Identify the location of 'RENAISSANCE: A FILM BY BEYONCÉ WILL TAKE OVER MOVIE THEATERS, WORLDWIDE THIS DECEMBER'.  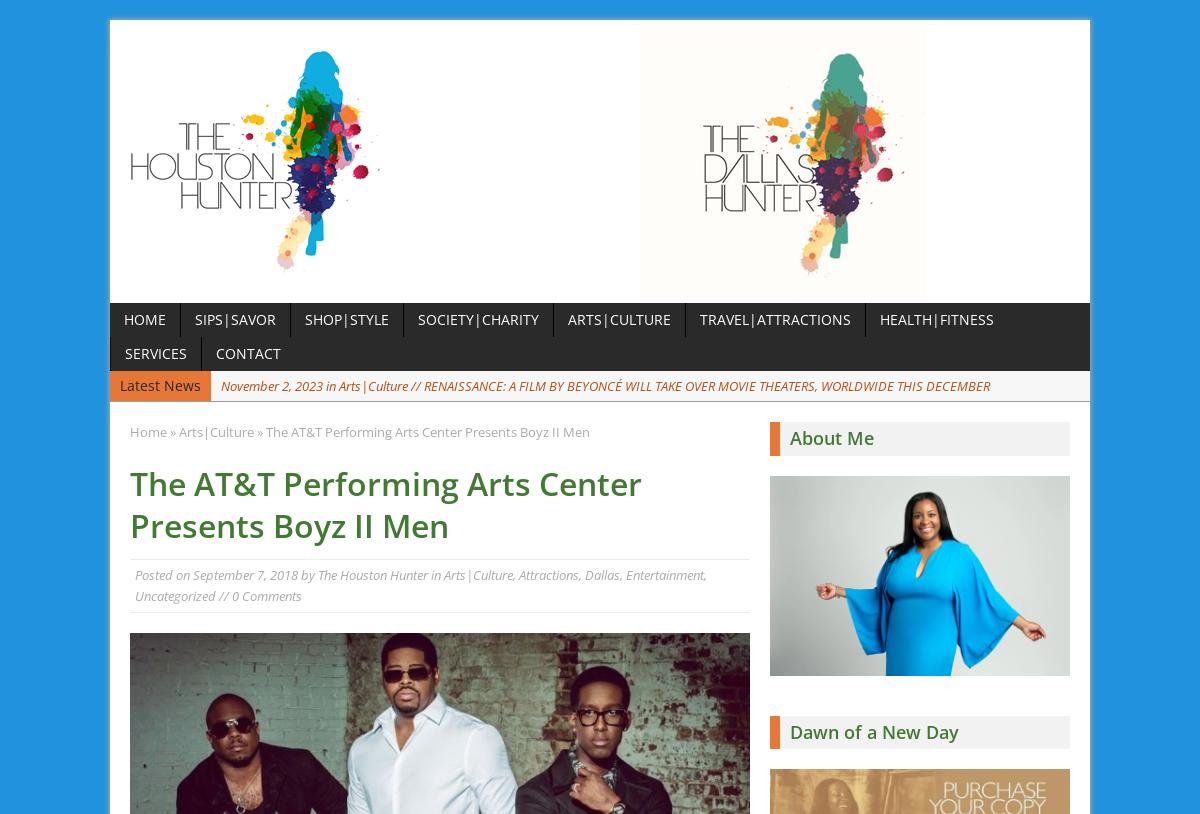
(707, 385).